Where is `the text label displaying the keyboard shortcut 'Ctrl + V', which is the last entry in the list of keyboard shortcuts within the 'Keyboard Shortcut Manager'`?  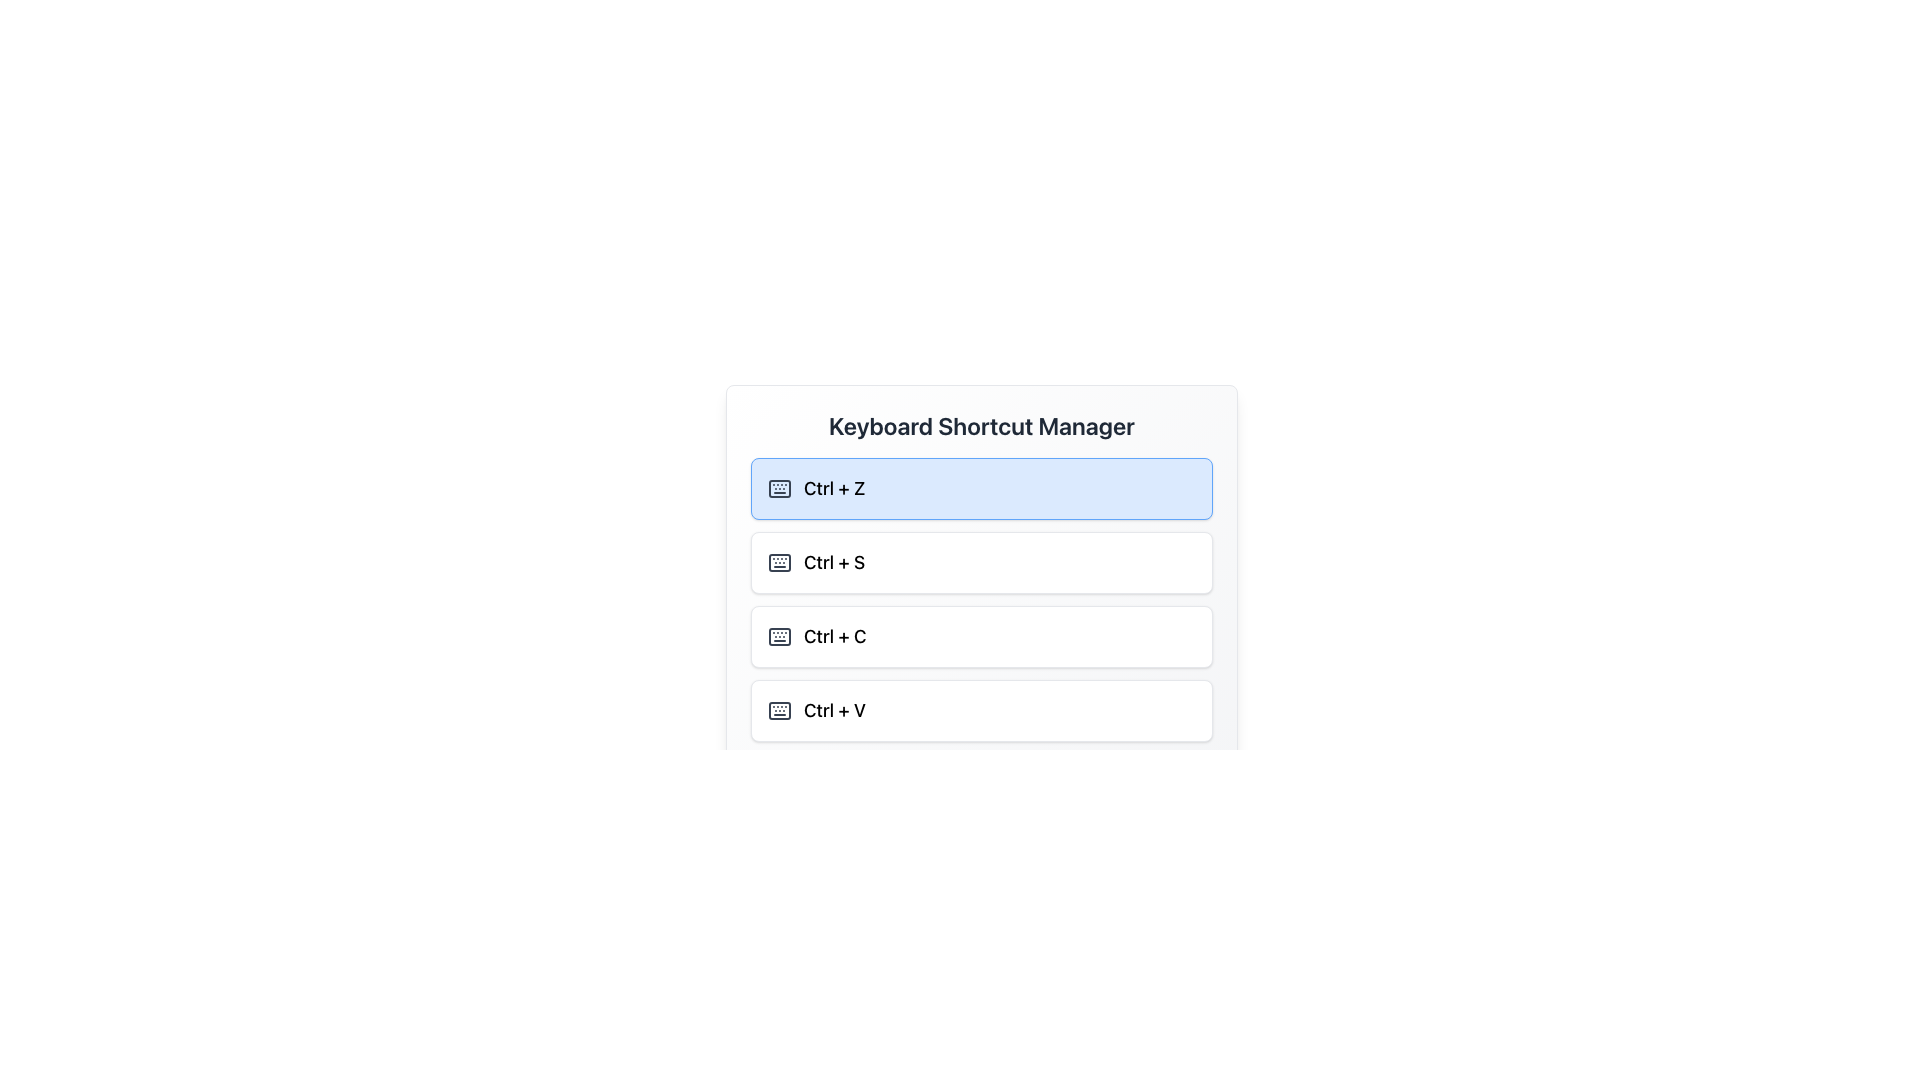 the text label displaying the keyboard shortcut 'Ctrl + V', which is the last entry in the list of keyboard shortcuts within the 'Keyboard Shortcut Manager' is located at coordinates (835, 709).